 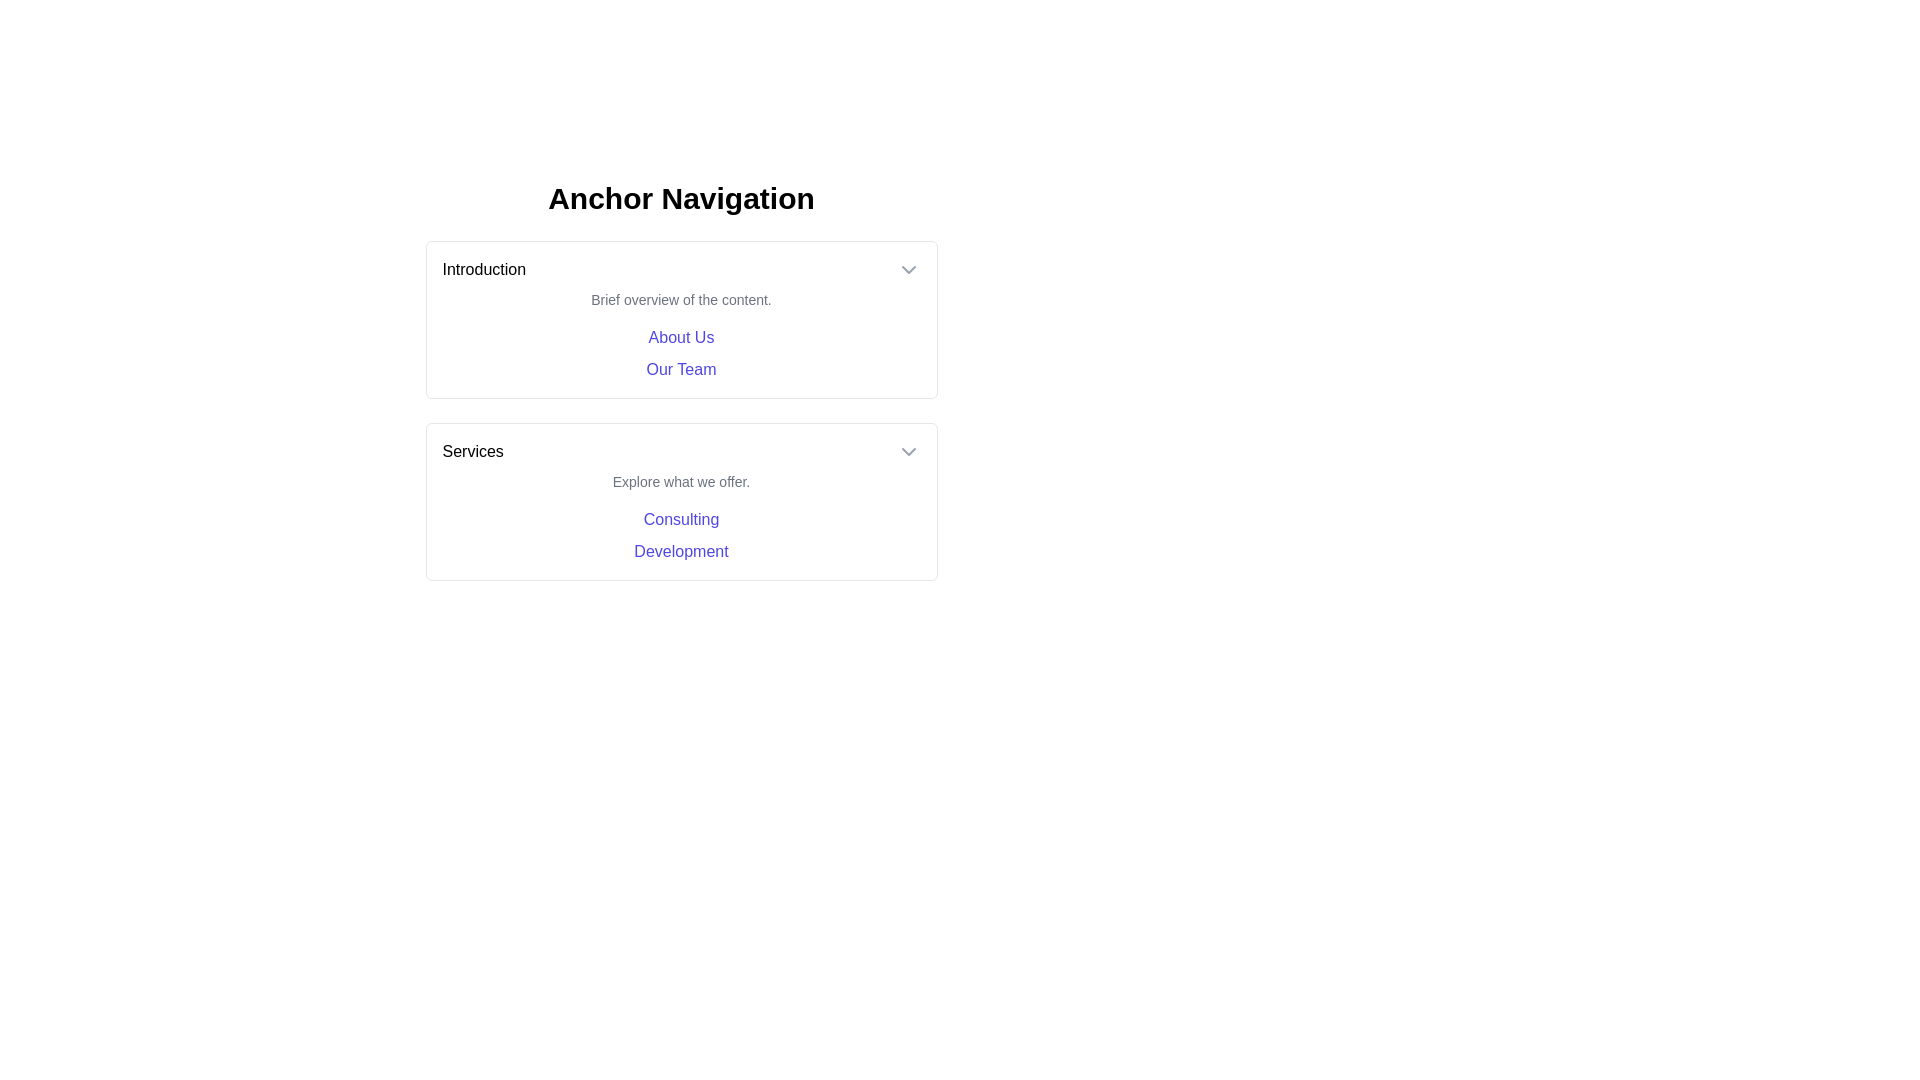 What do you see at coordinates (484, 270) in the screenshot?
I see `the Text heading at the top-left corner of the 'Anchor Navigation' section` at bounding box center [484, 270].